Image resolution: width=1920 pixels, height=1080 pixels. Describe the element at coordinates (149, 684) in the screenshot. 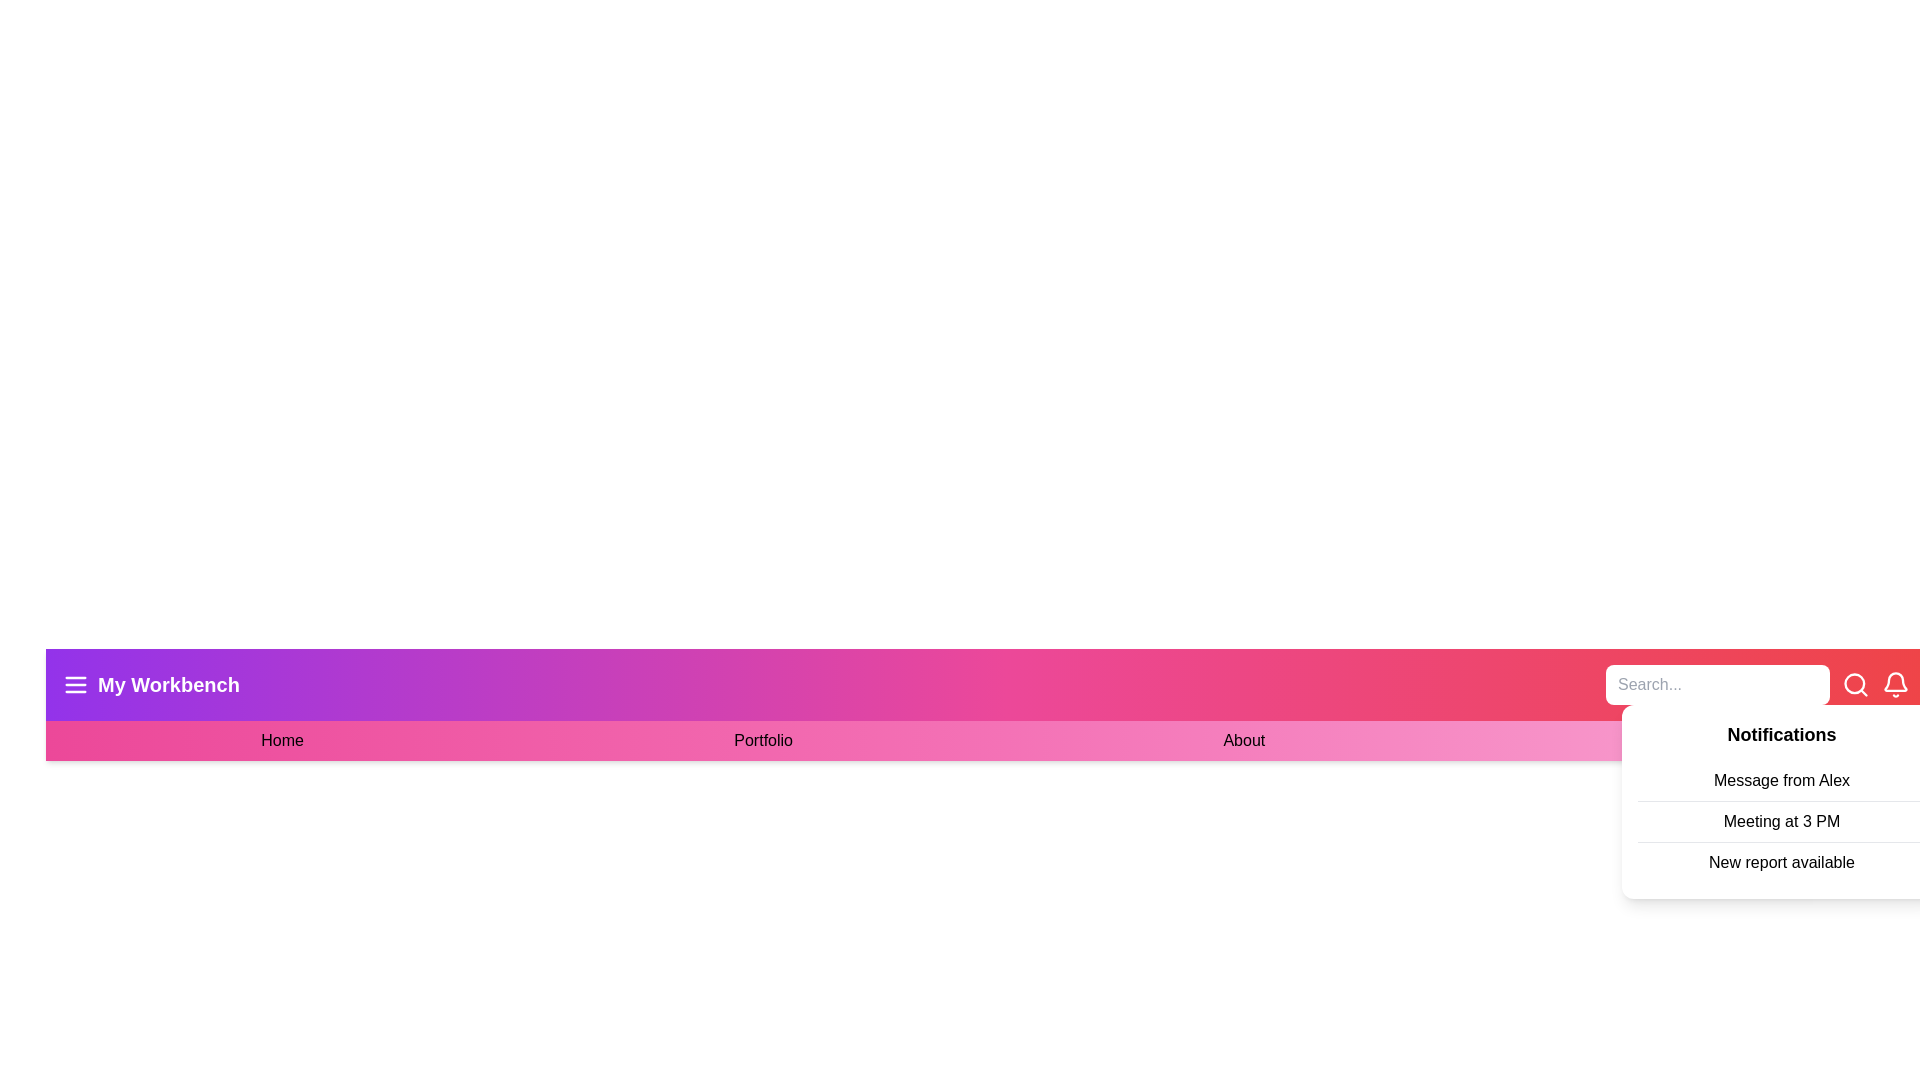

I see `the 'My Workbench' navigation label with a hamburger menu icon, which is located on the far left of the top navigation bar` at that location.